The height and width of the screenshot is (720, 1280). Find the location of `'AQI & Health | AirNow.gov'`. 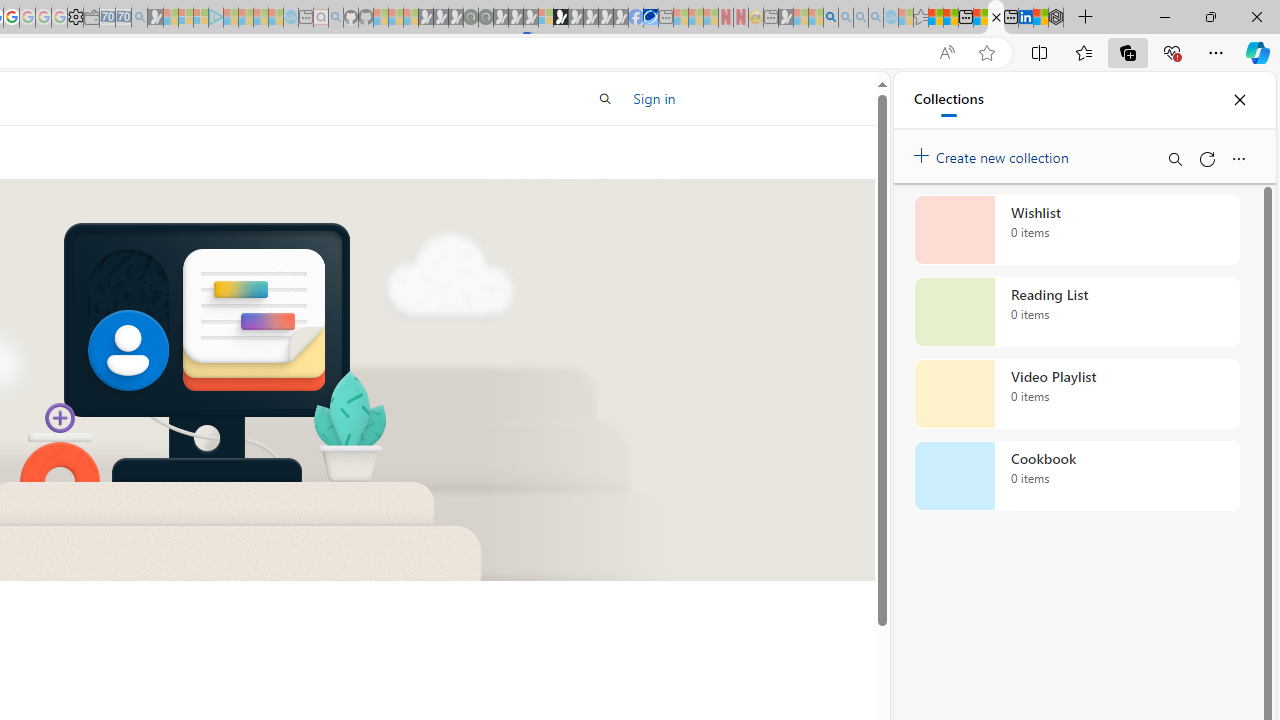

'AQI & Health | AirNow.gov' is located at coordinates (650, 17).